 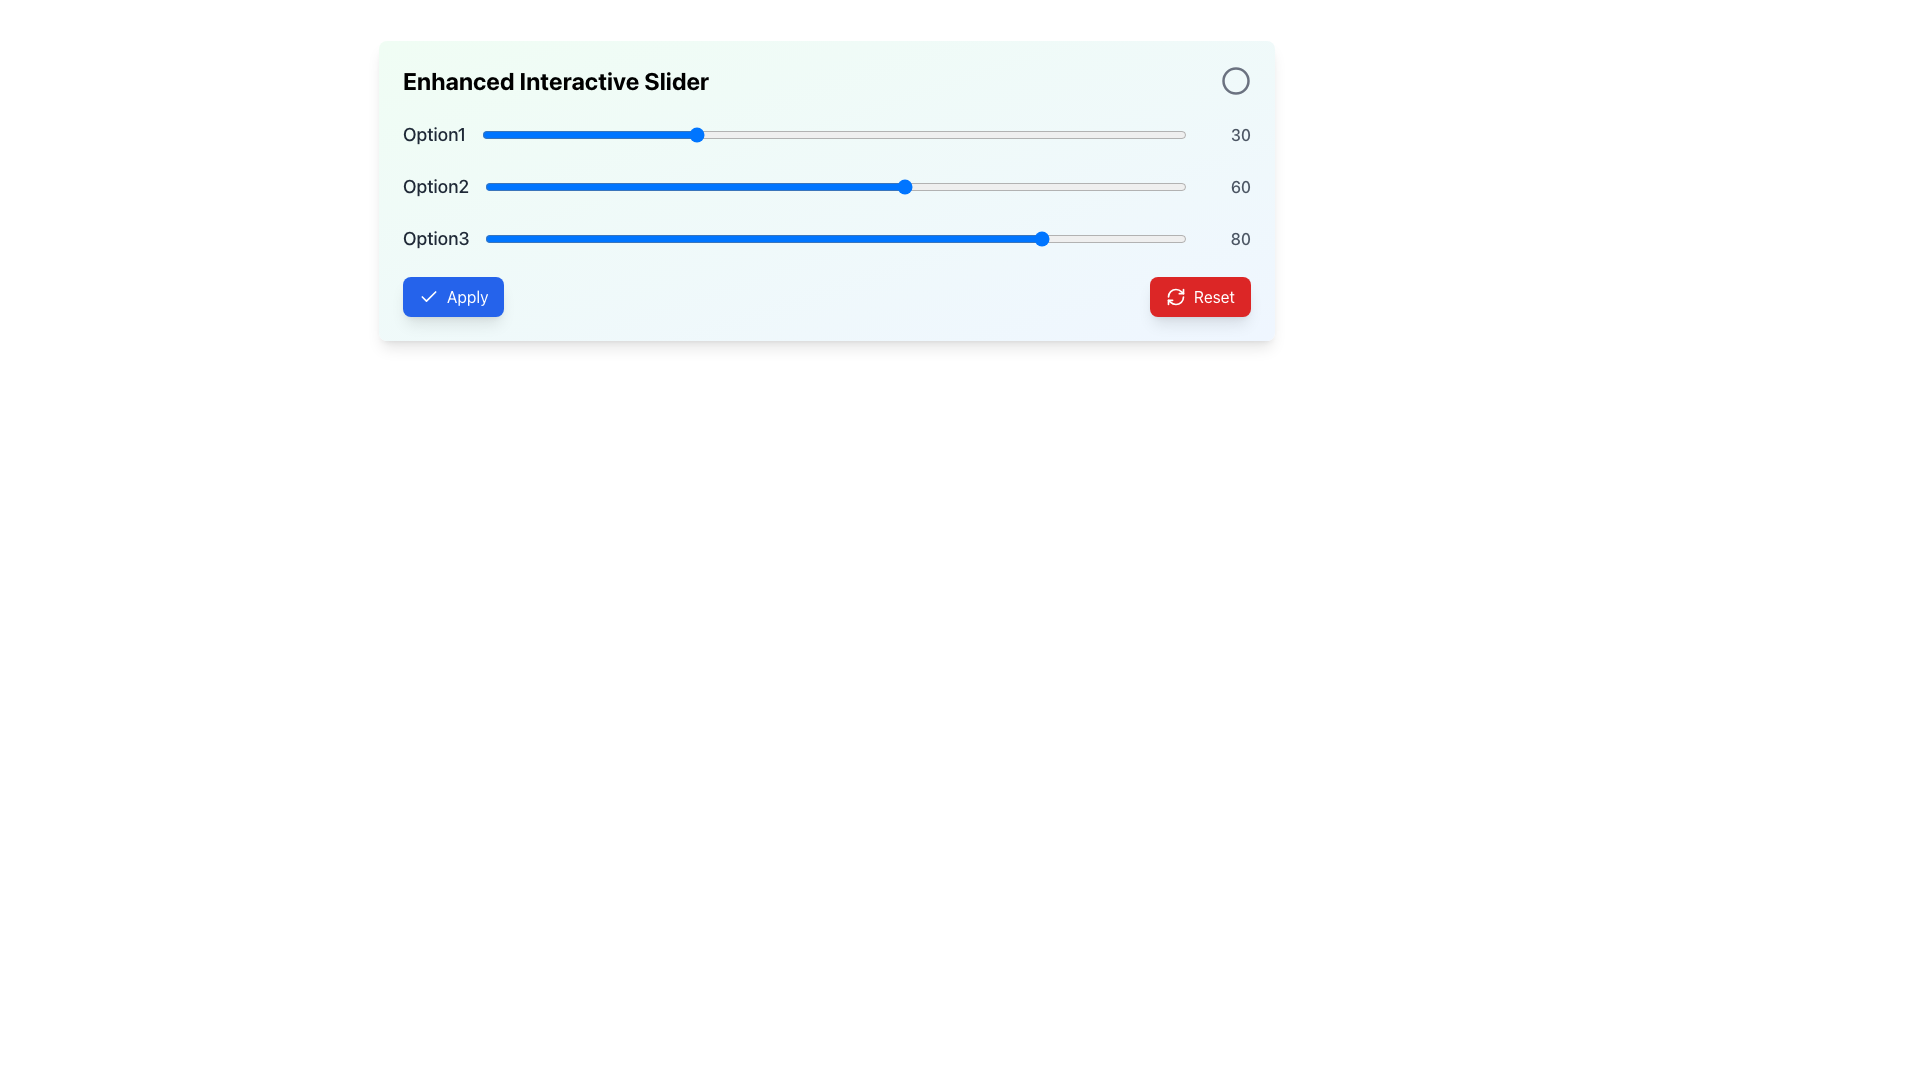 What do you see at coordinates (734, 135) in the screenshot?
I see `the value of the slider` at bounding box center [734, 135].